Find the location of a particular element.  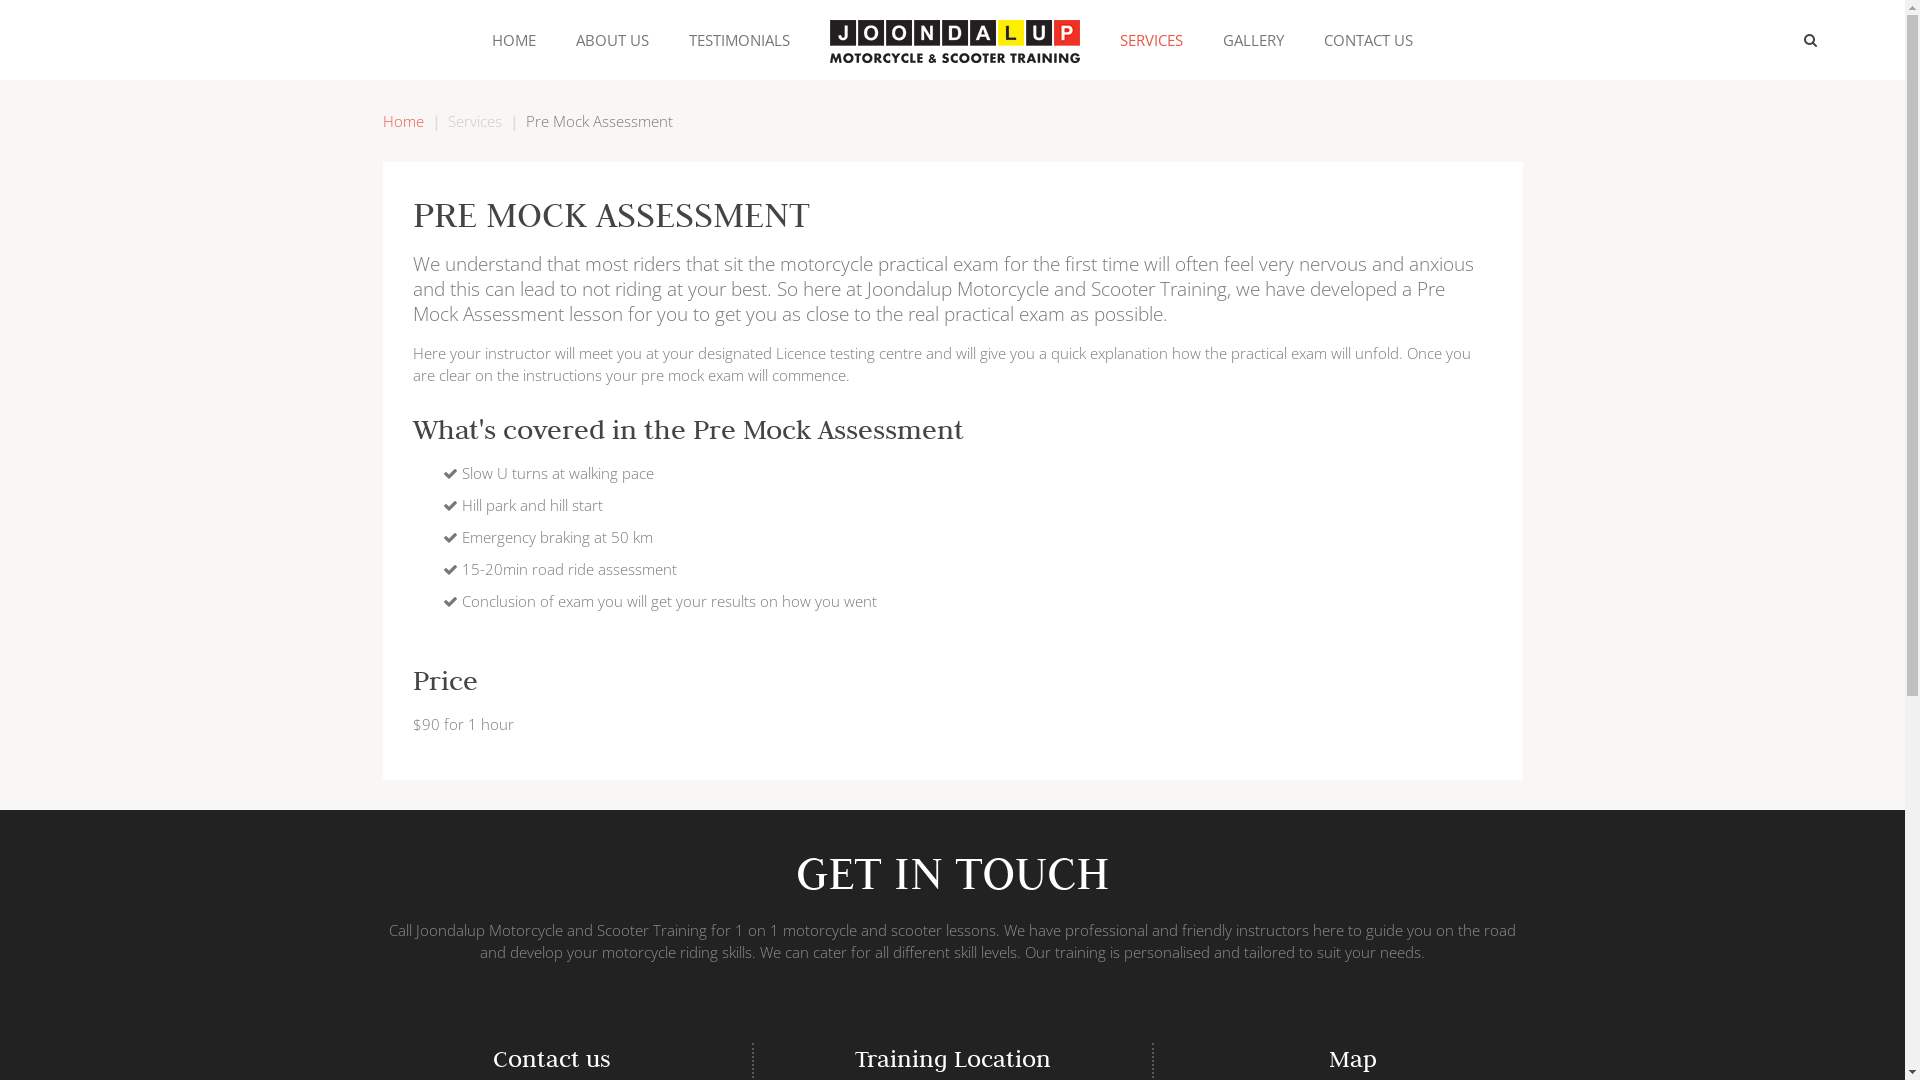

'Home' is located at coordinates (382, 120).